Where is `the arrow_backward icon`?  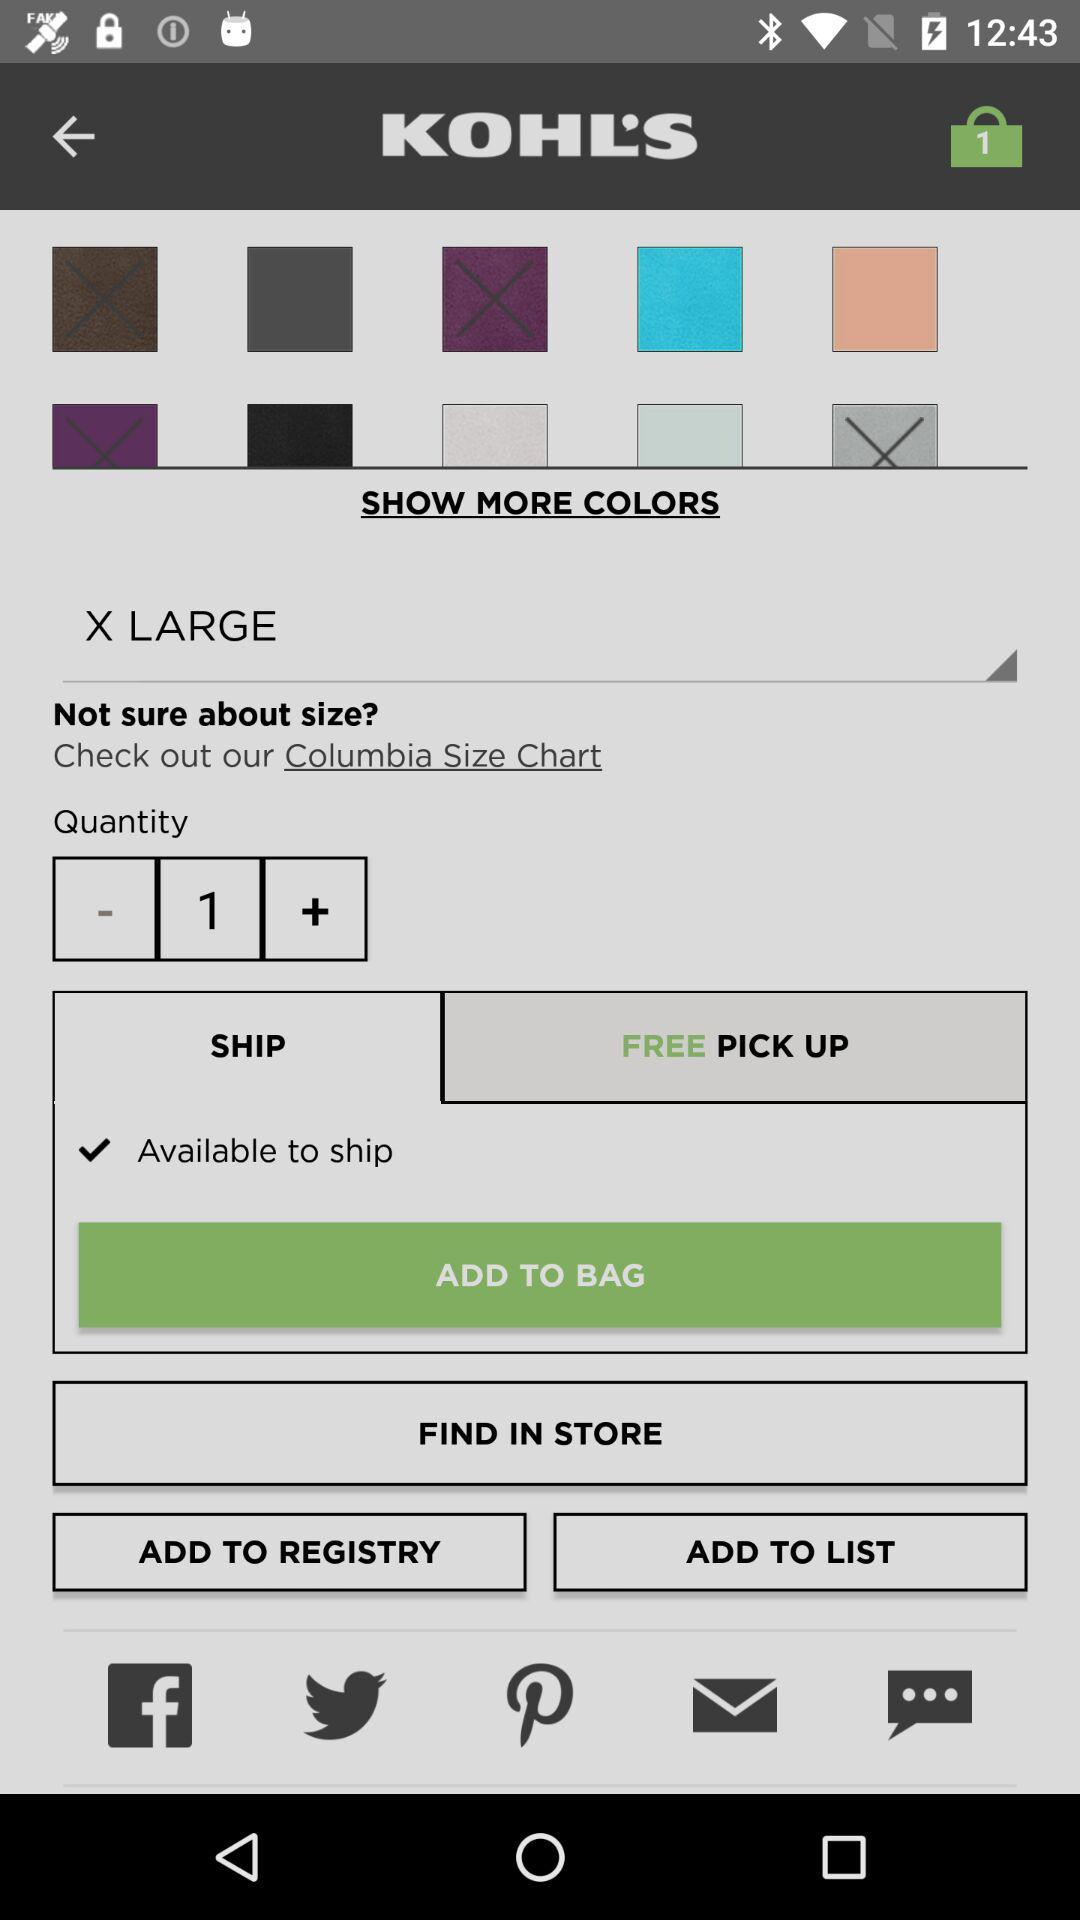
the arrow_backward icon is located at coordinates (72, 135).